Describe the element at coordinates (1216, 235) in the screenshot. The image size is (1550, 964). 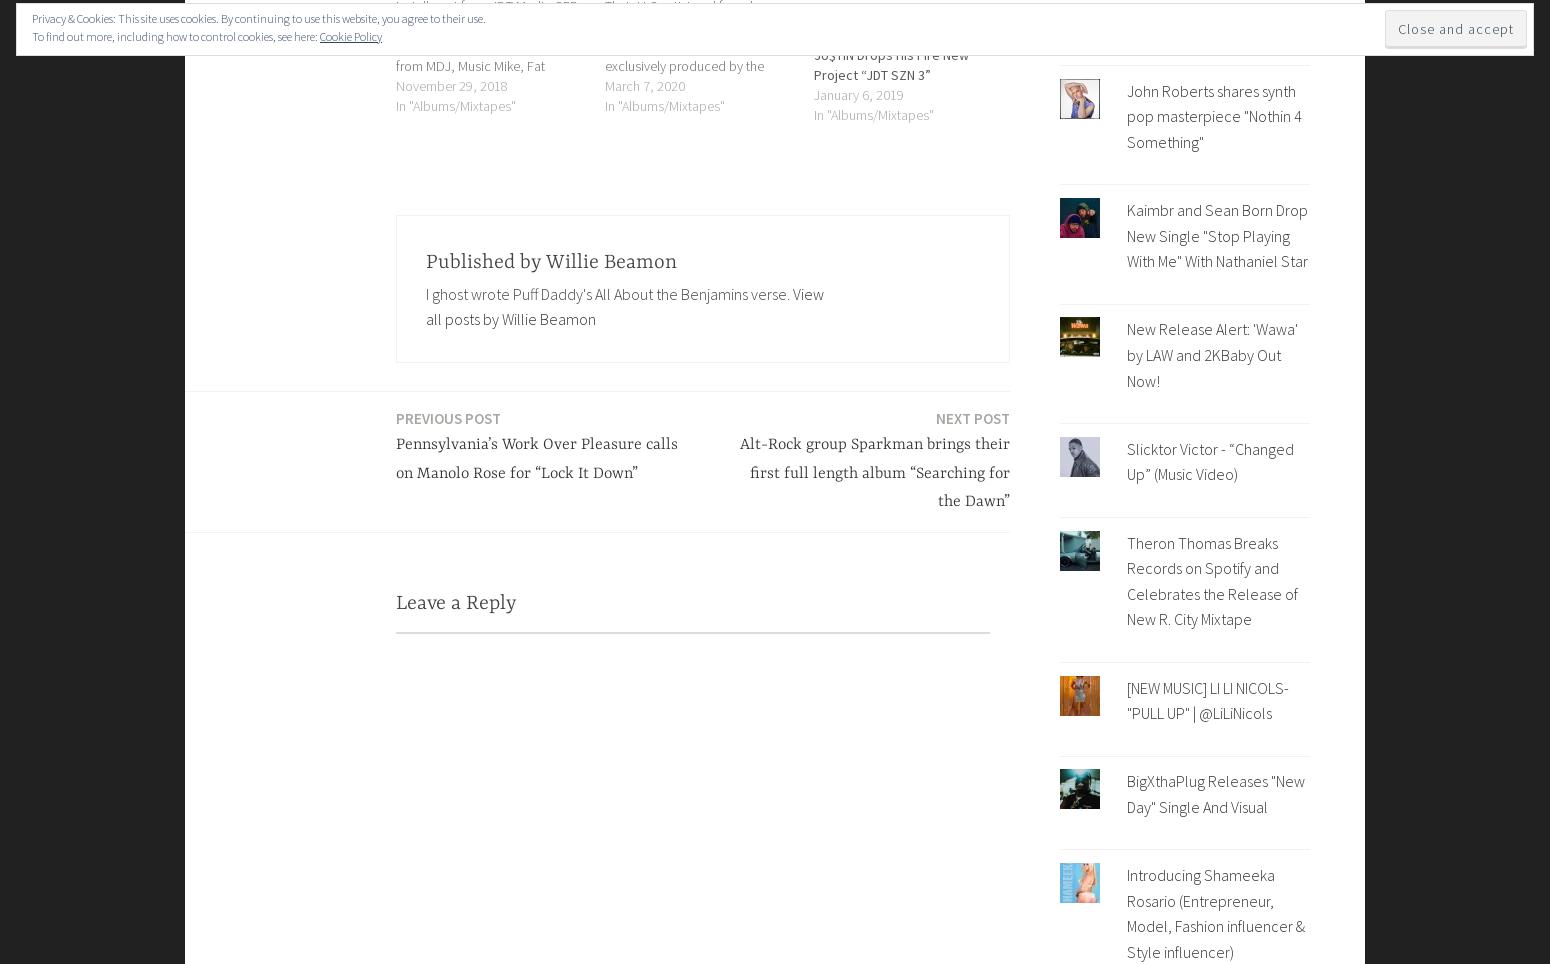
I see `'Kaimbr and Sean Born Drop New Single "Stop Playing With Me" With Nathaniel Star'` at that location.